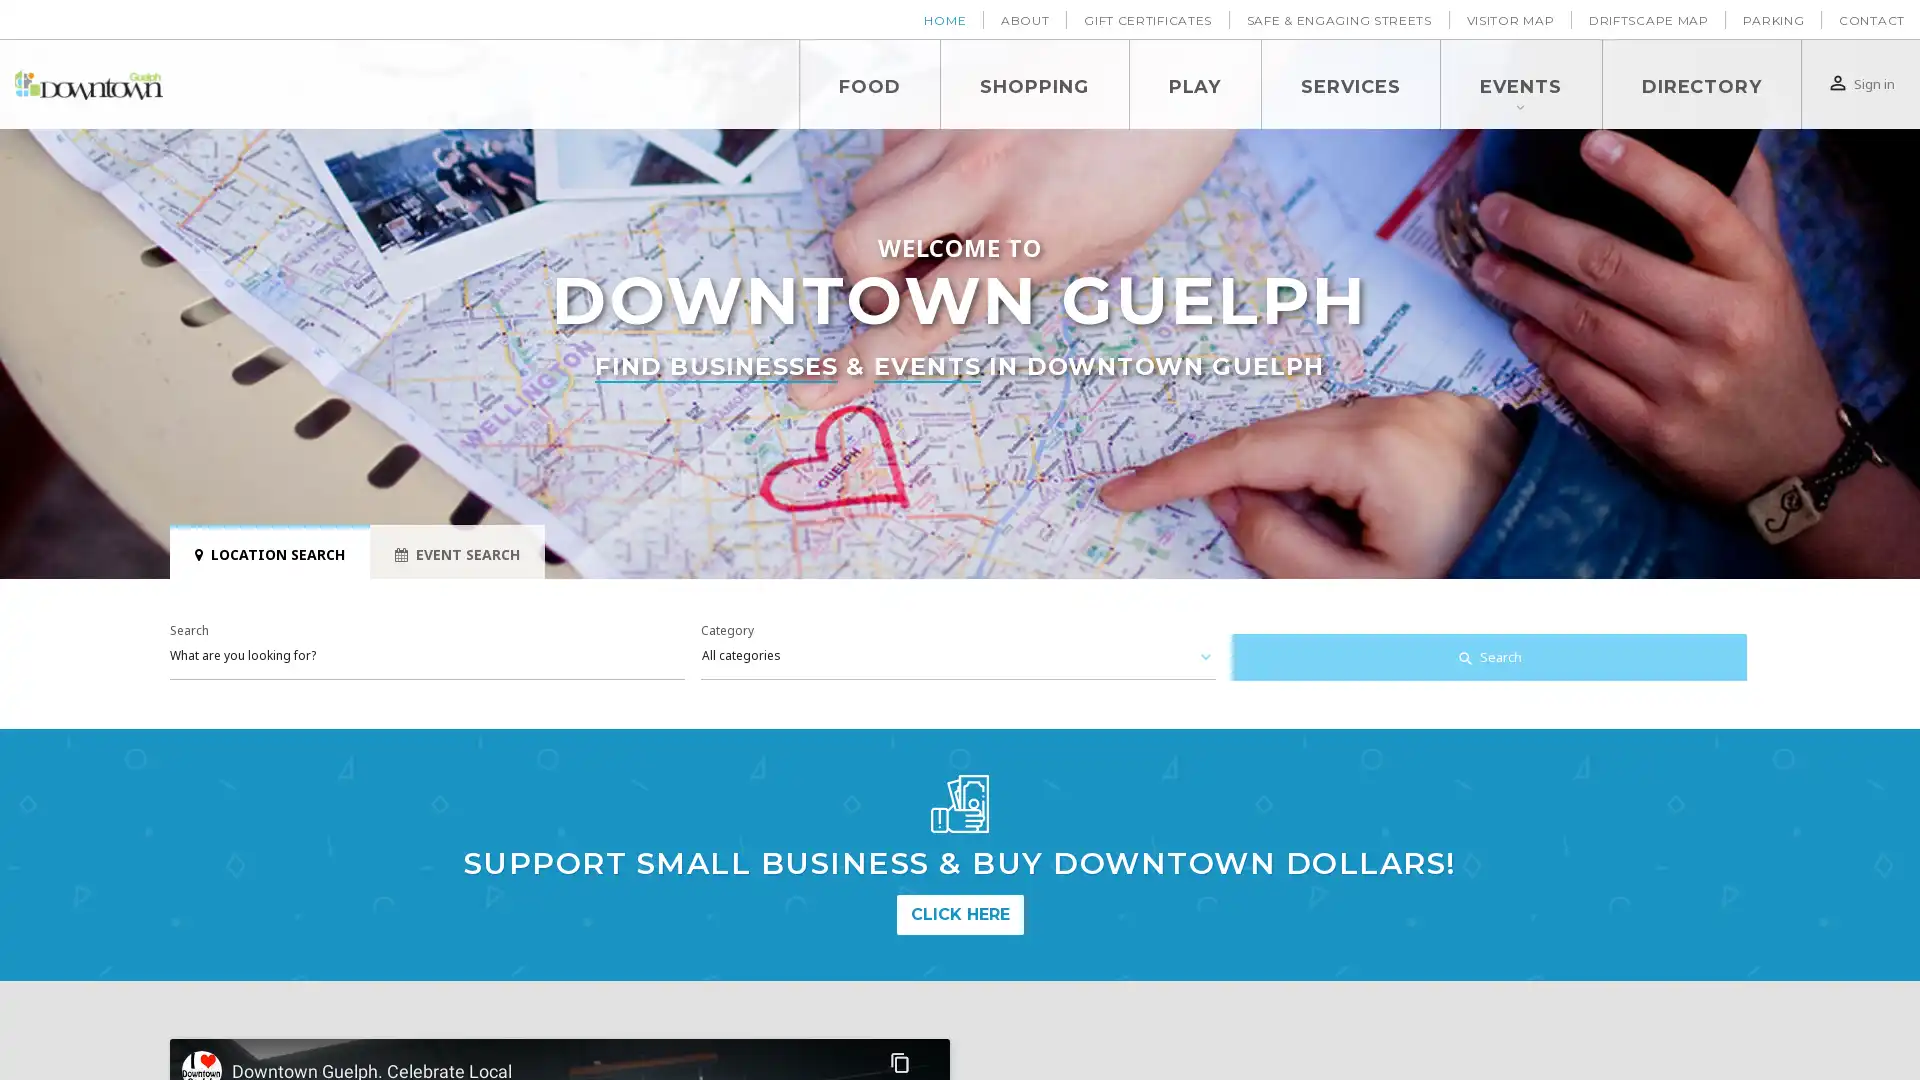 The image size is (1920, 1080). I want to click on searchSearch, so click(1488, 658).